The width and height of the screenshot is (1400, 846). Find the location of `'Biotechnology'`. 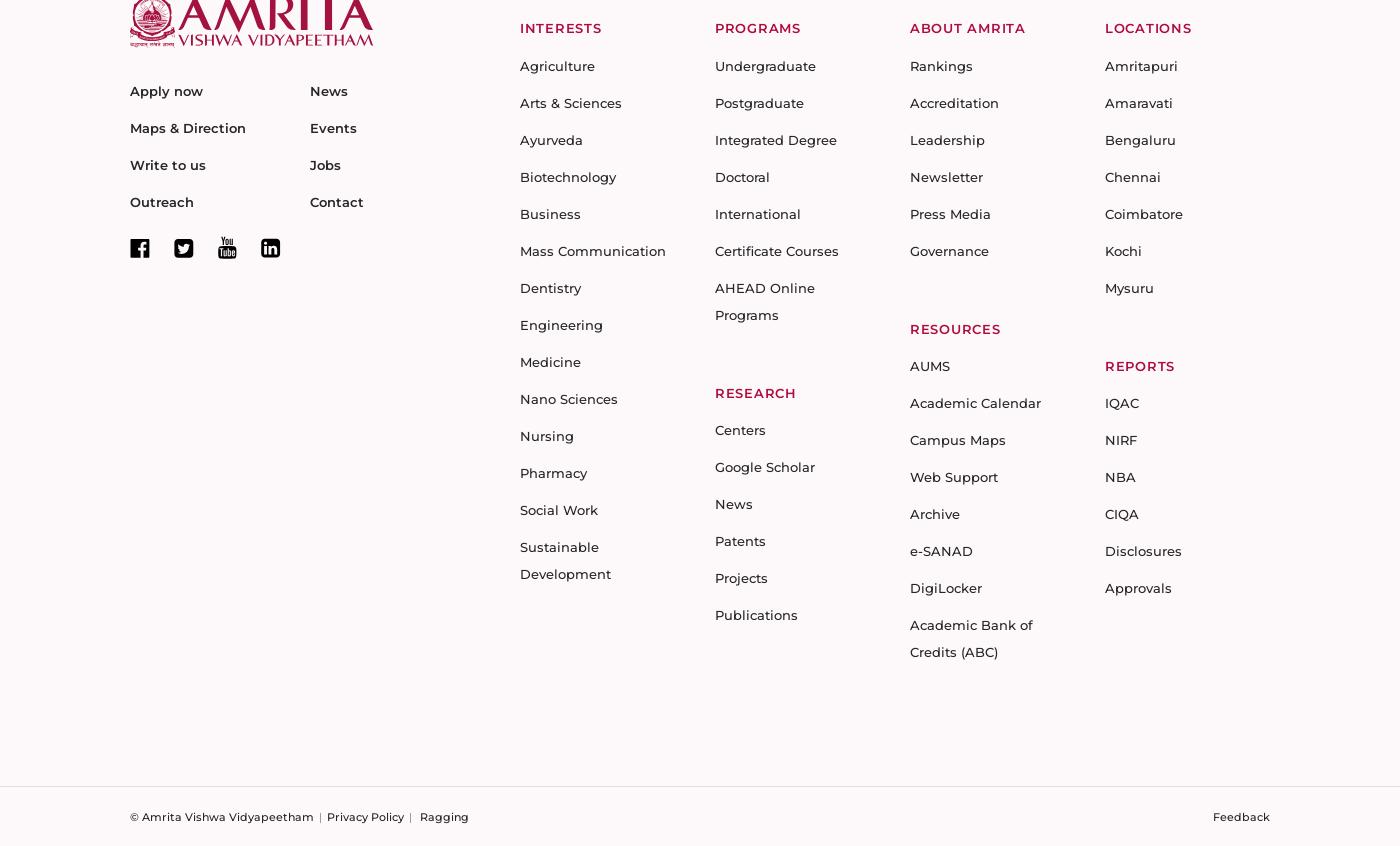

'Biotechnology' is located at coordinates (519, 174).